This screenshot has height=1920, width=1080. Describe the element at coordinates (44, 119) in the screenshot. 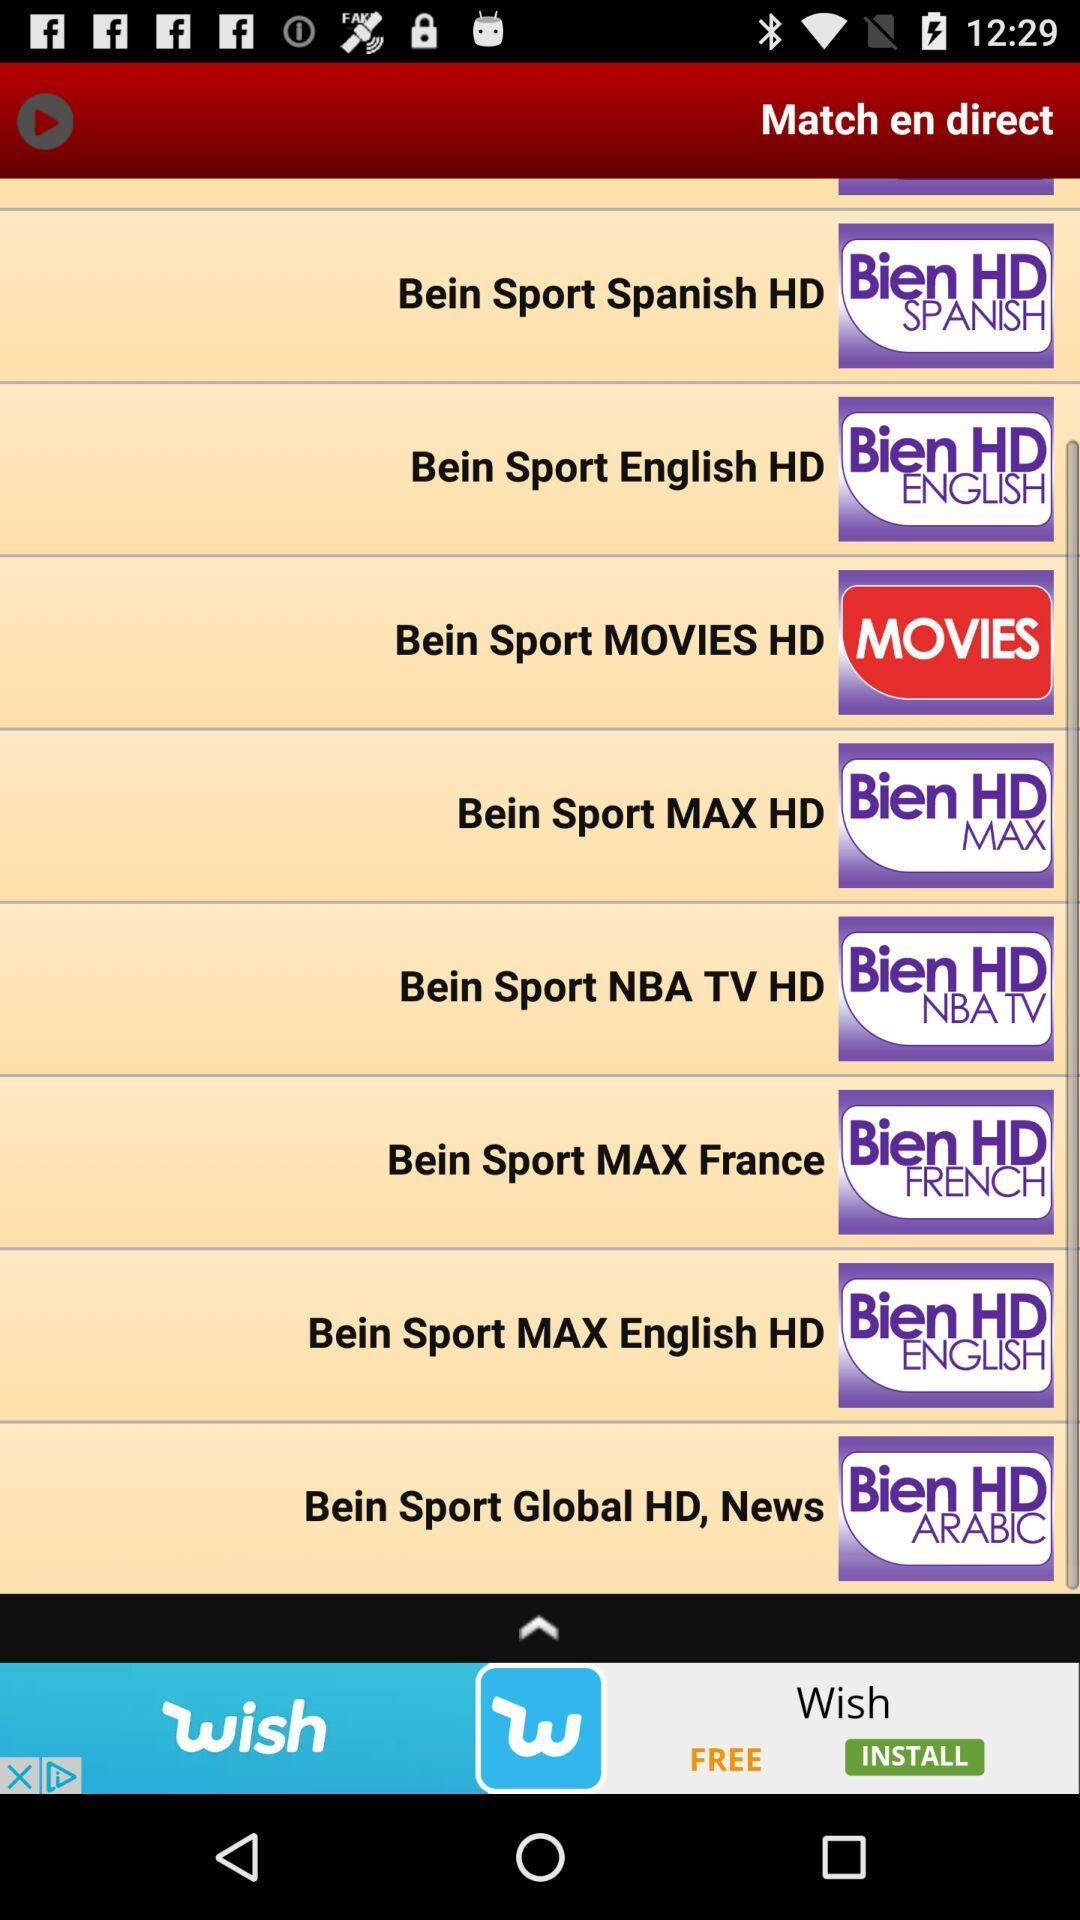

I see `play` at that location.